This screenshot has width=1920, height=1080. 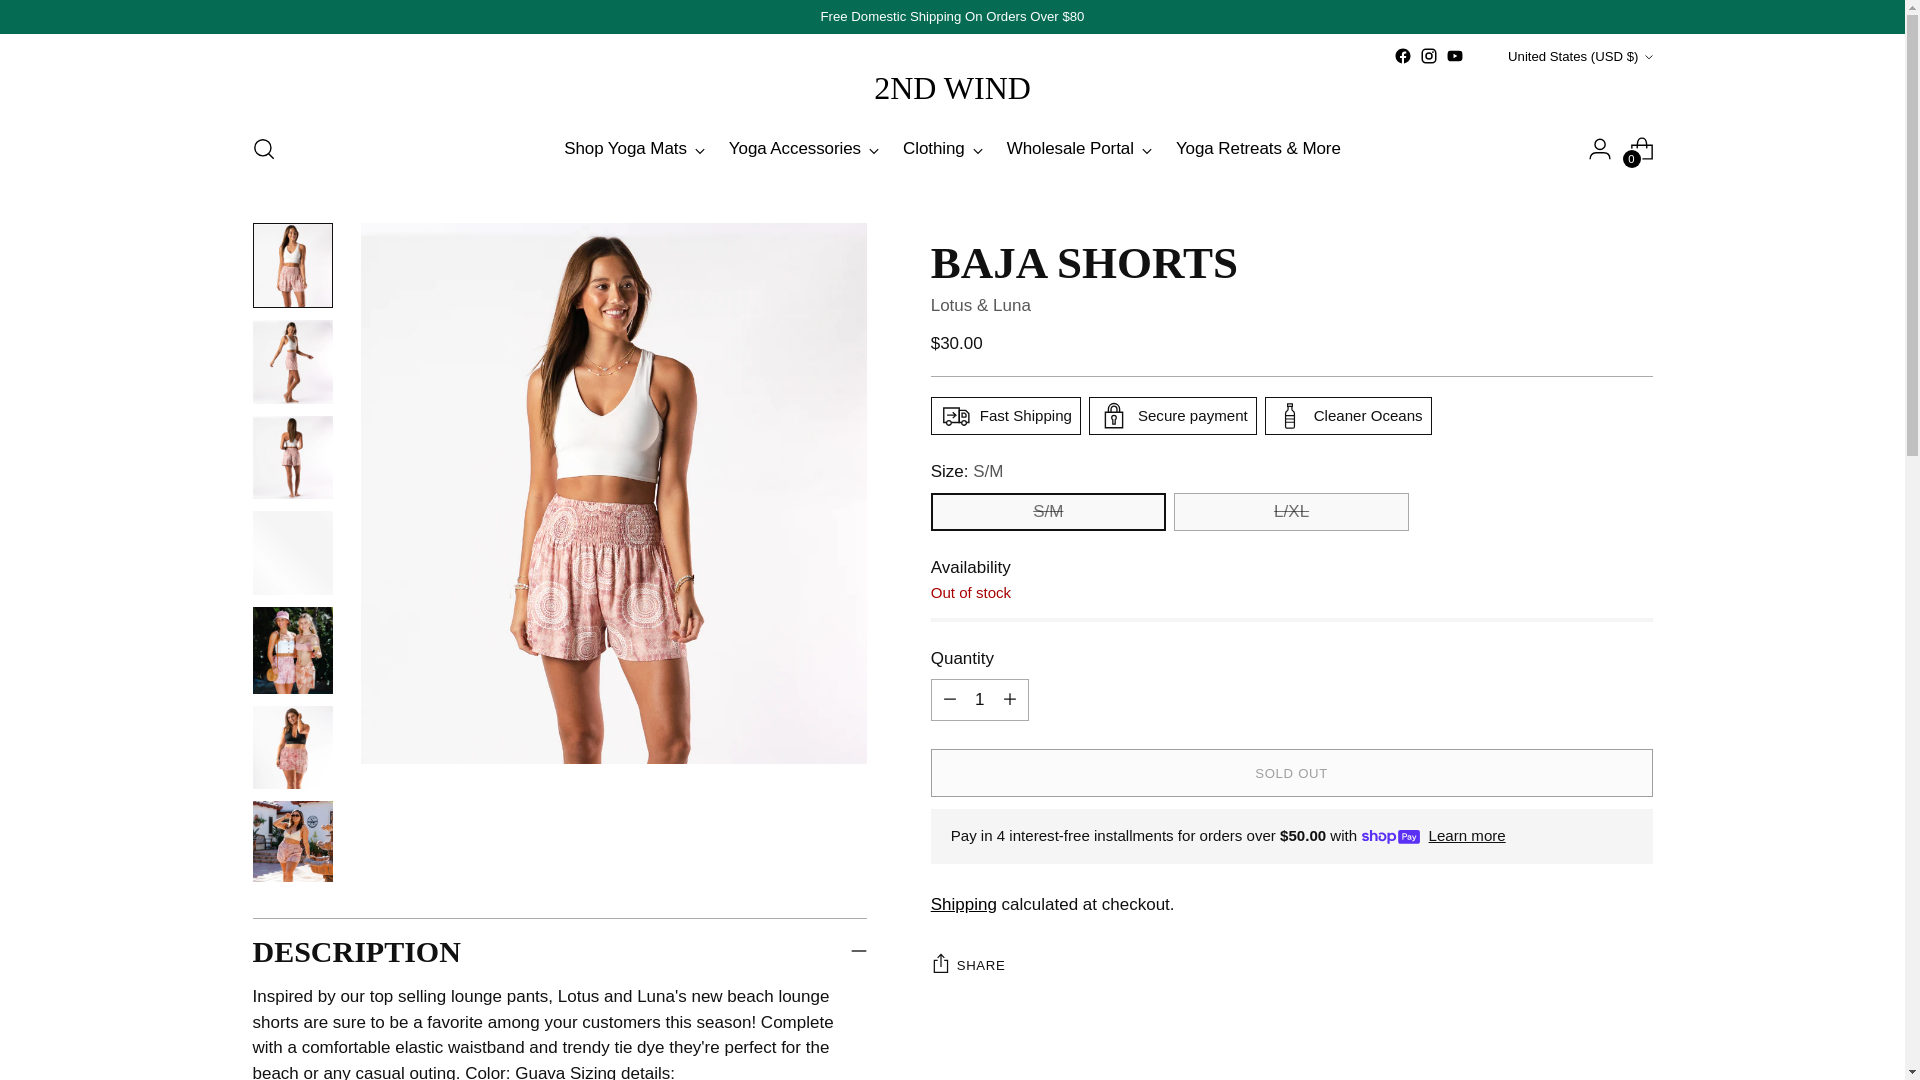 I want to click on 'L/XL', so click(x=1291, y=511).